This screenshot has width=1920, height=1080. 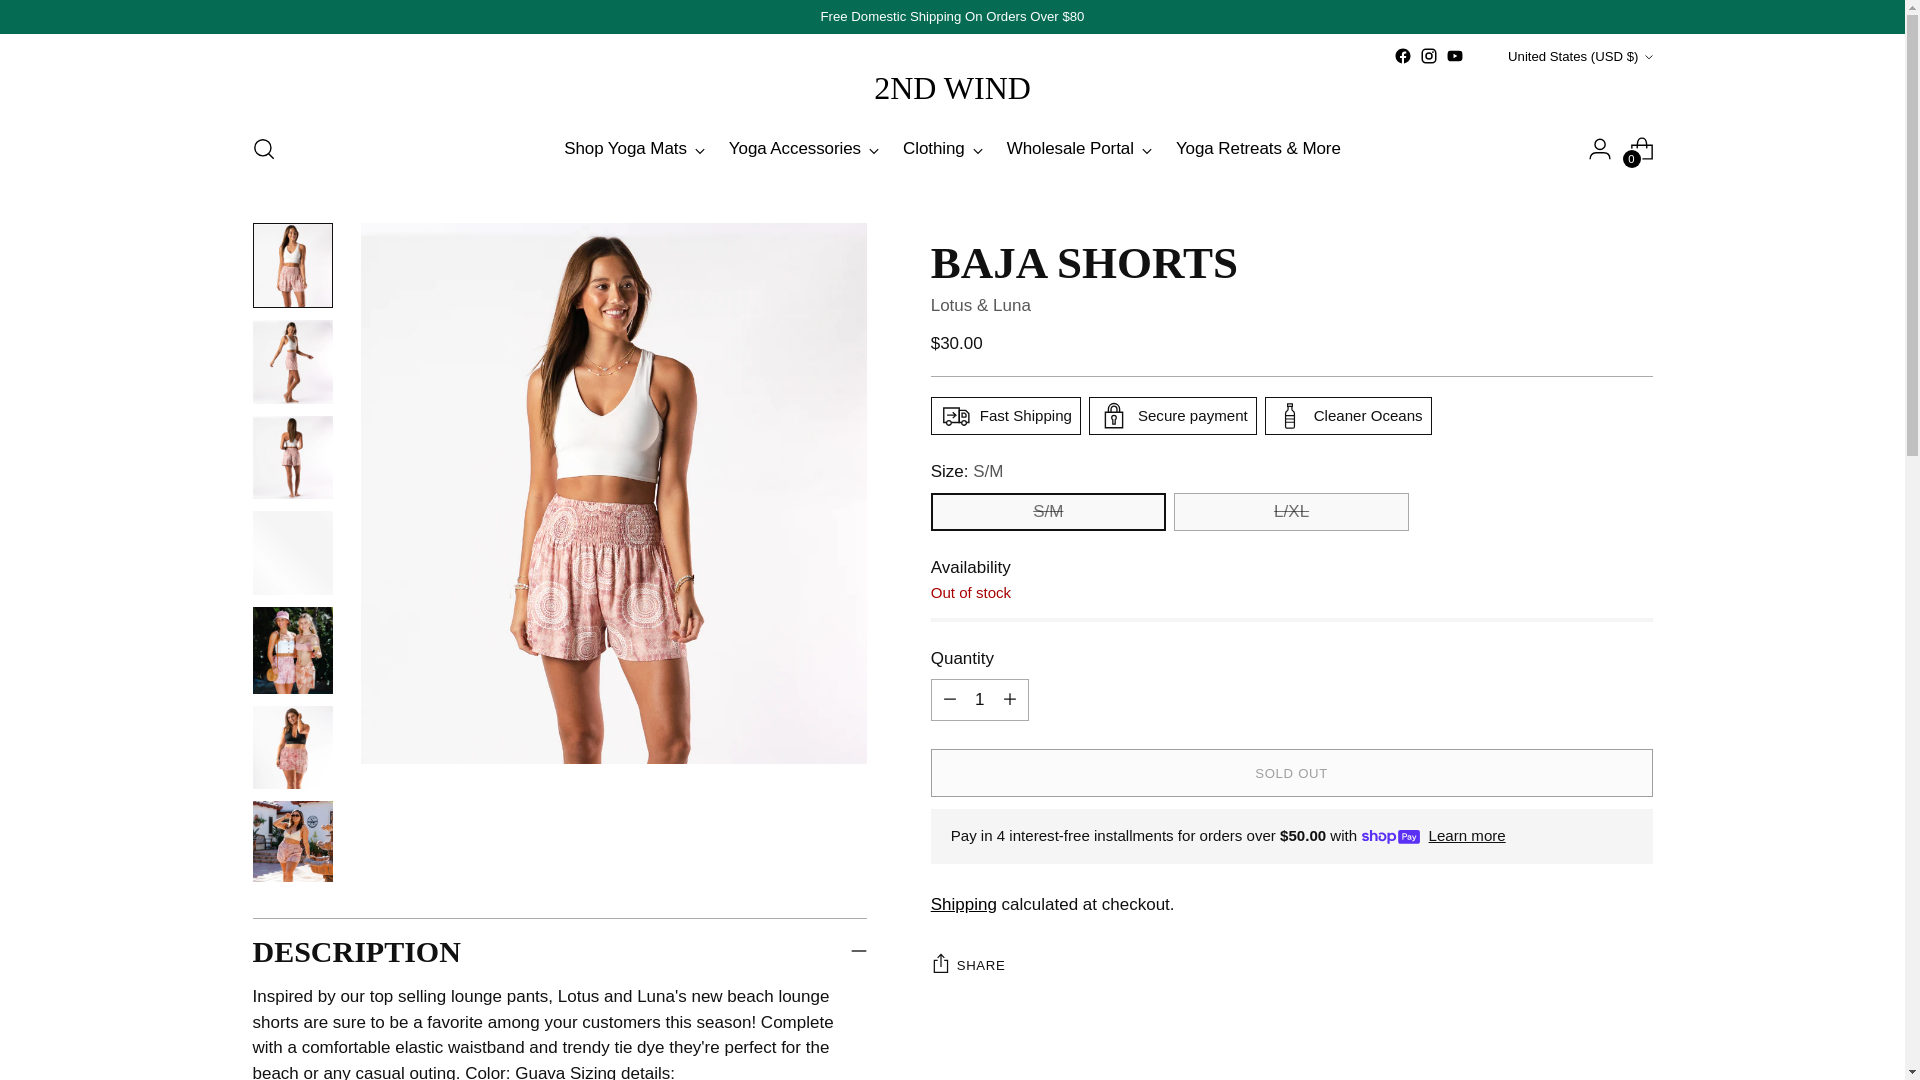 I want to click on 'L/XL', so click(x=1291, y=511).